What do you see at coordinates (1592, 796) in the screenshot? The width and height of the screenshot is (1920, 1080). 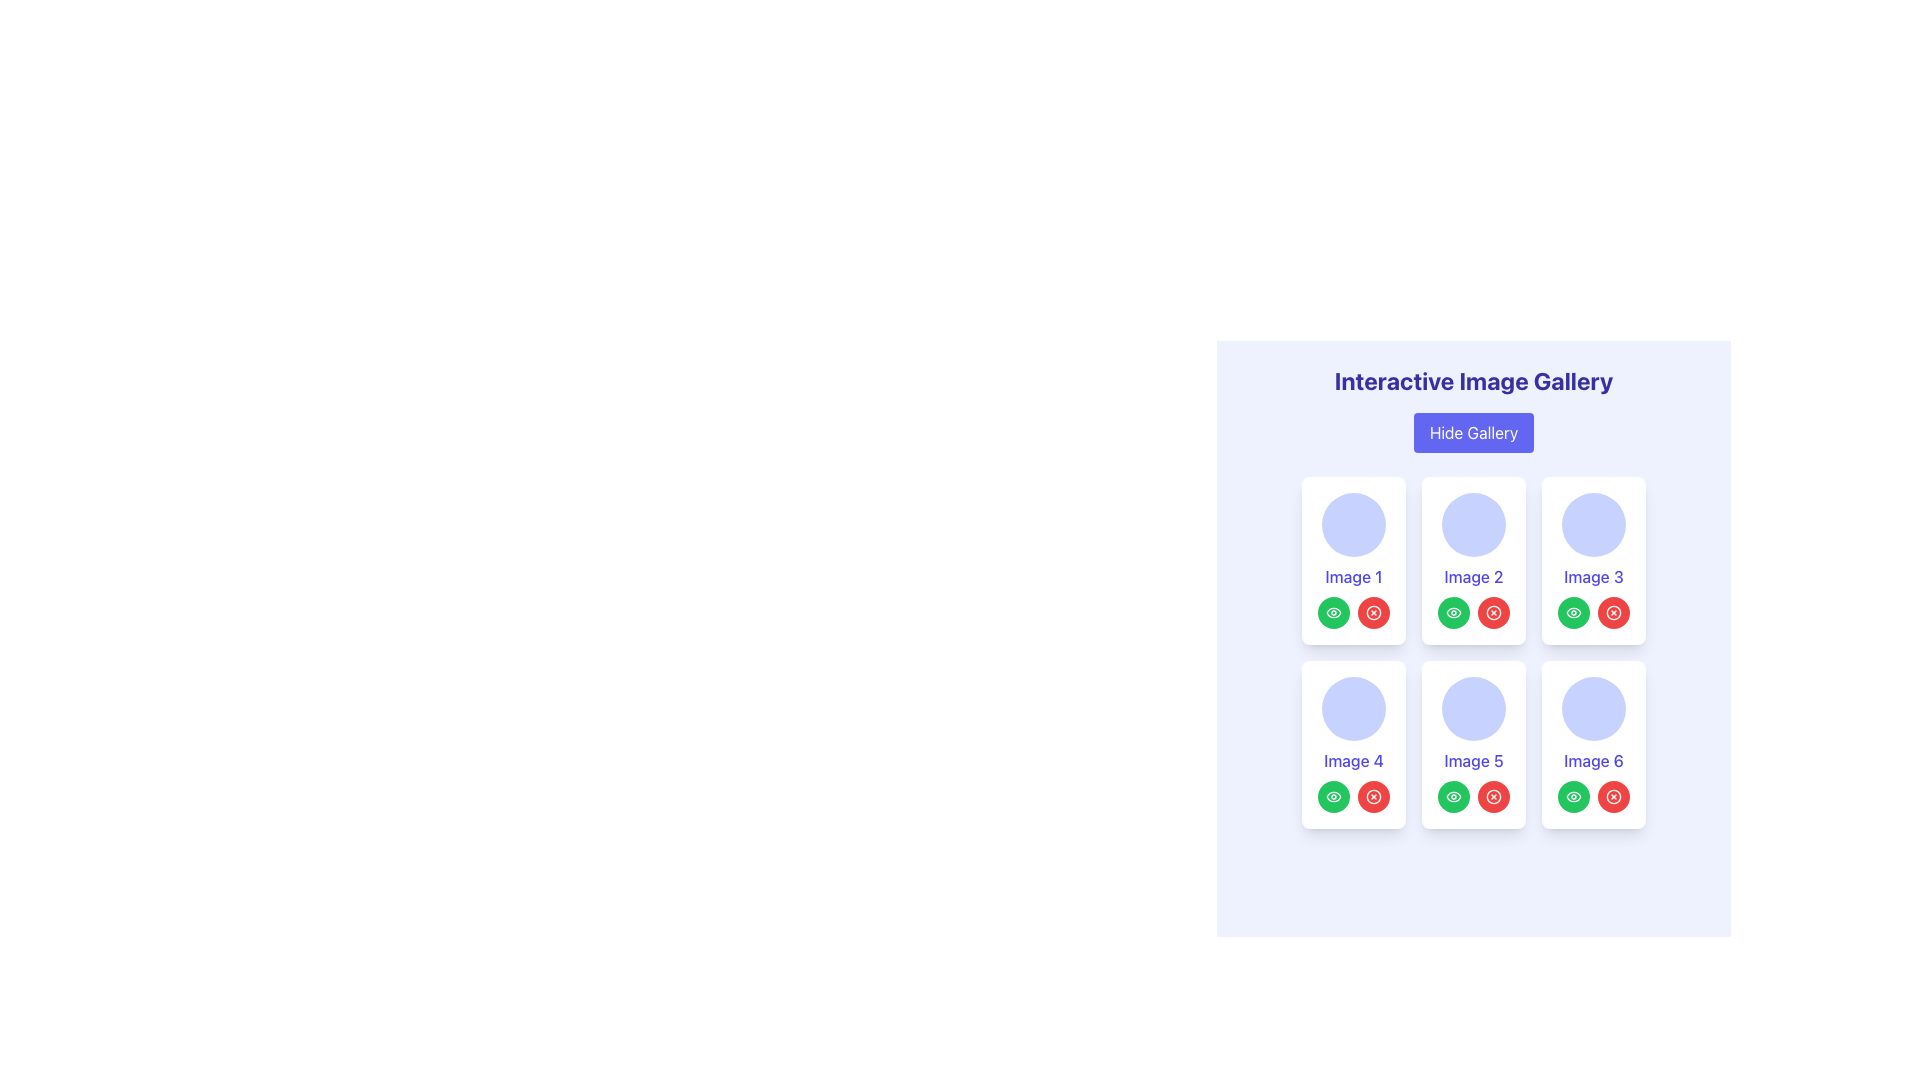 I see `the grouped buttons for visual and deletion control associated with 'Image 6' located at the bottom center of the card in the 'Interactive Image Gallery'` at bounding box center [1592, 796].